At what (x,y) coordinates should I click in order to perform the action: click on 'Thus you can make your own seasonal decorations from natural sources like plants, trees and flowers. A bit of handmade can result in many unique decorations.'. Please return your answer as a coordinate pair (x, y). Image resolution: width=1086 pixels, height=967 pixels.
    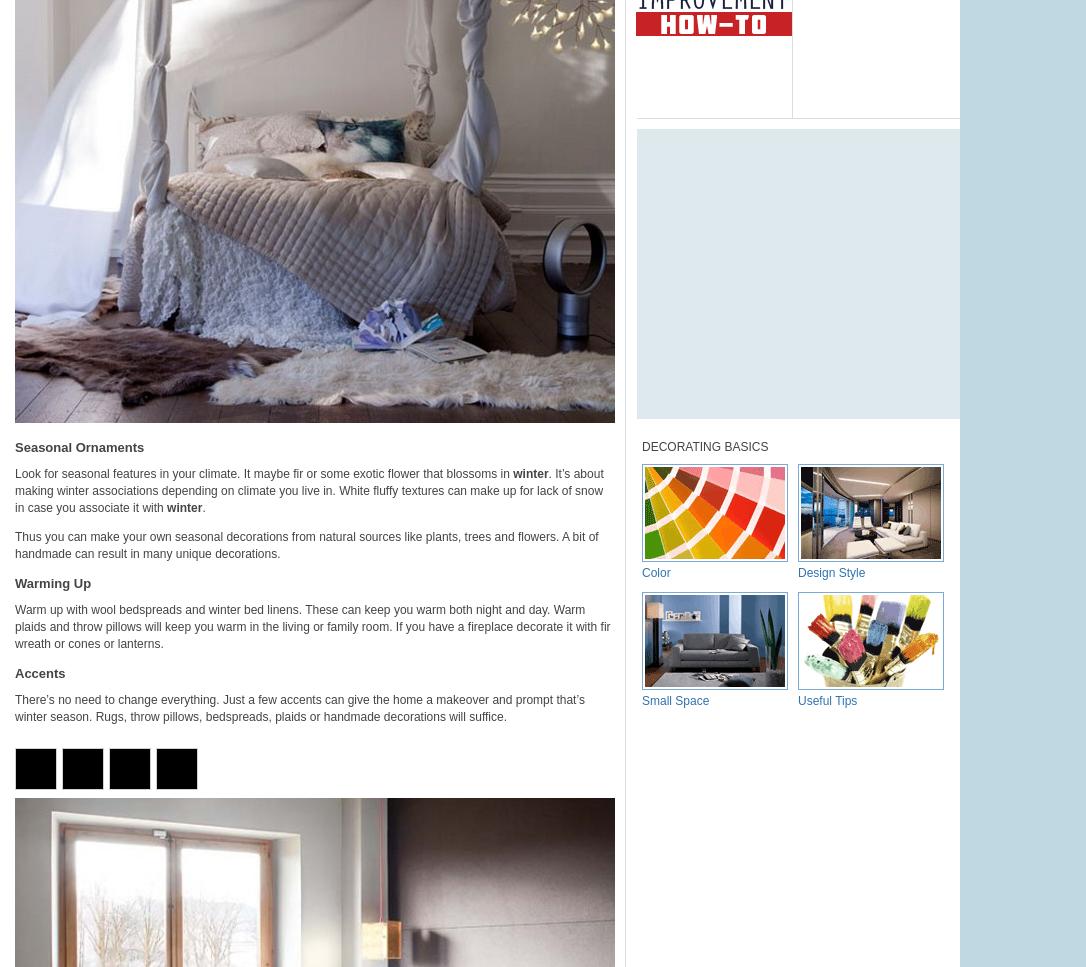
    Looking at the image, I should click on (305, 545).